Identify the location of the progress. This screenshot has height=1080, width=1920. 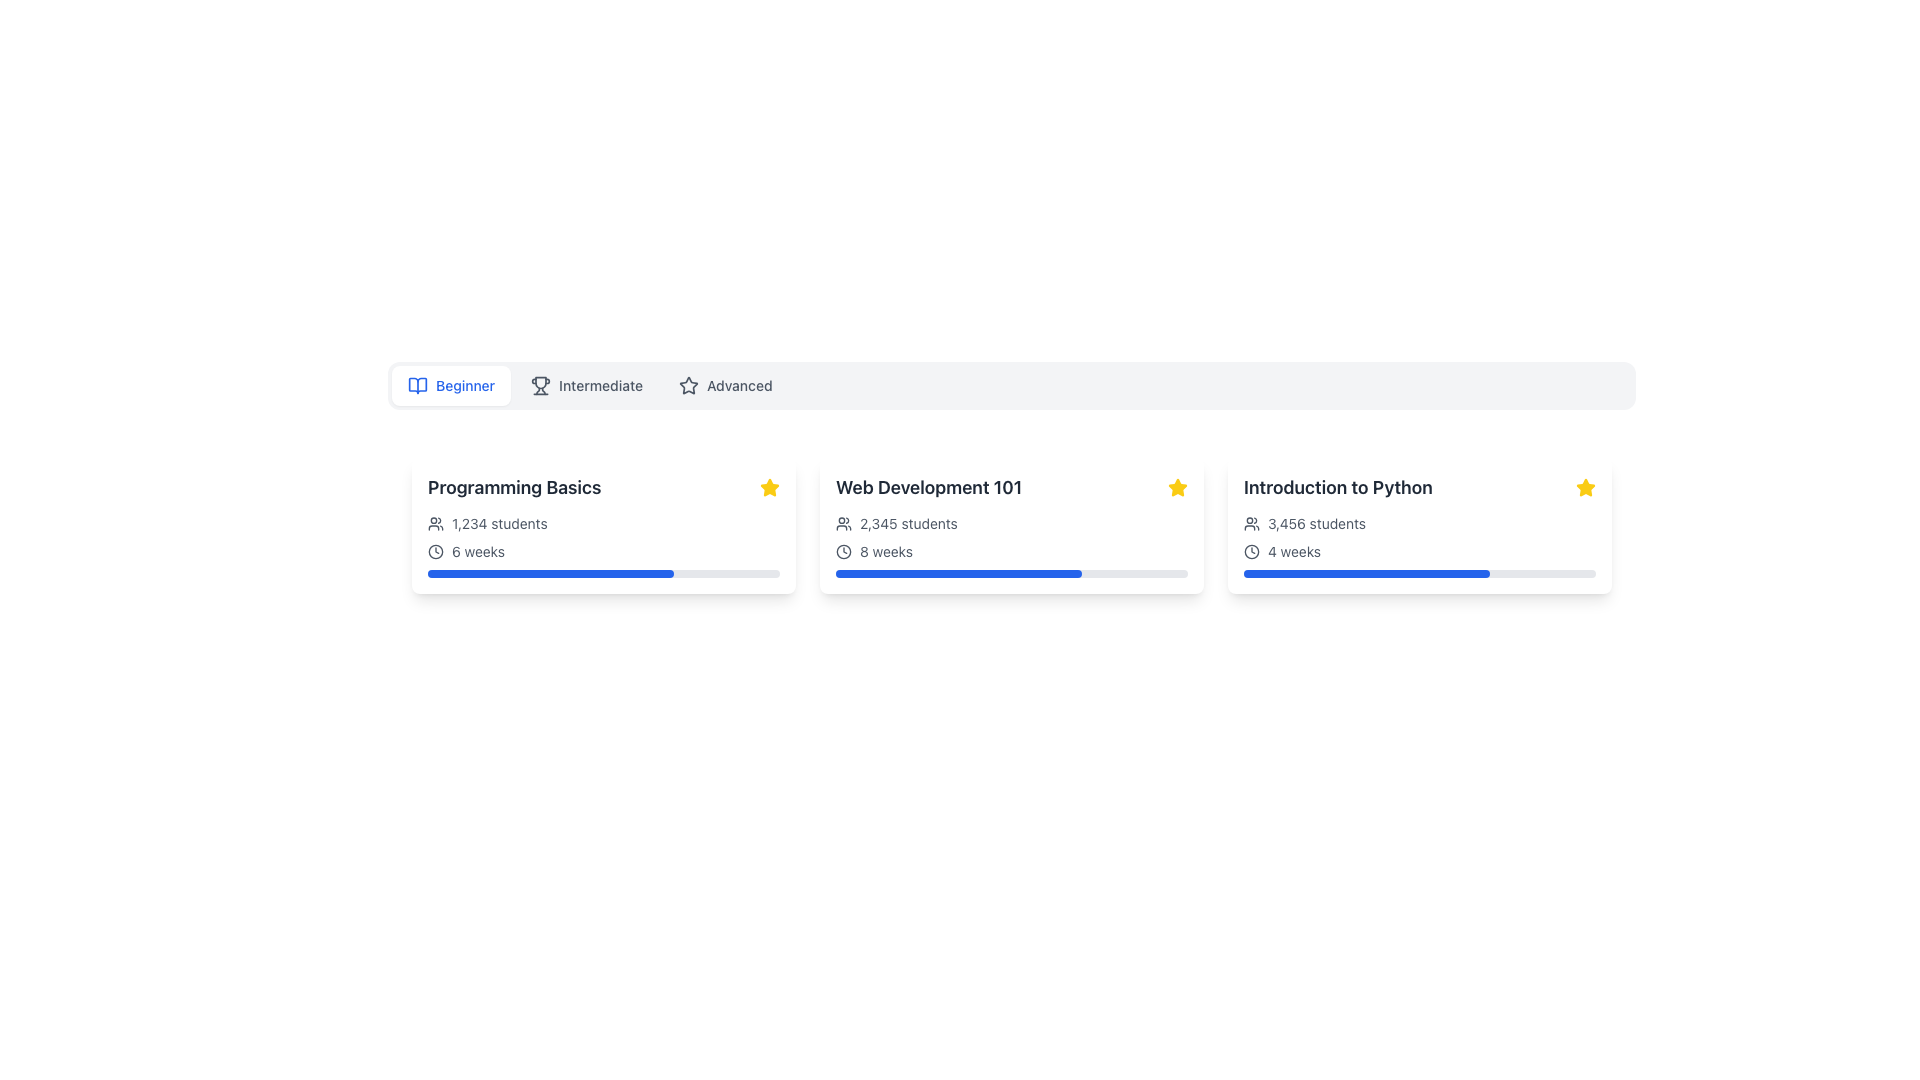
(764, 574).